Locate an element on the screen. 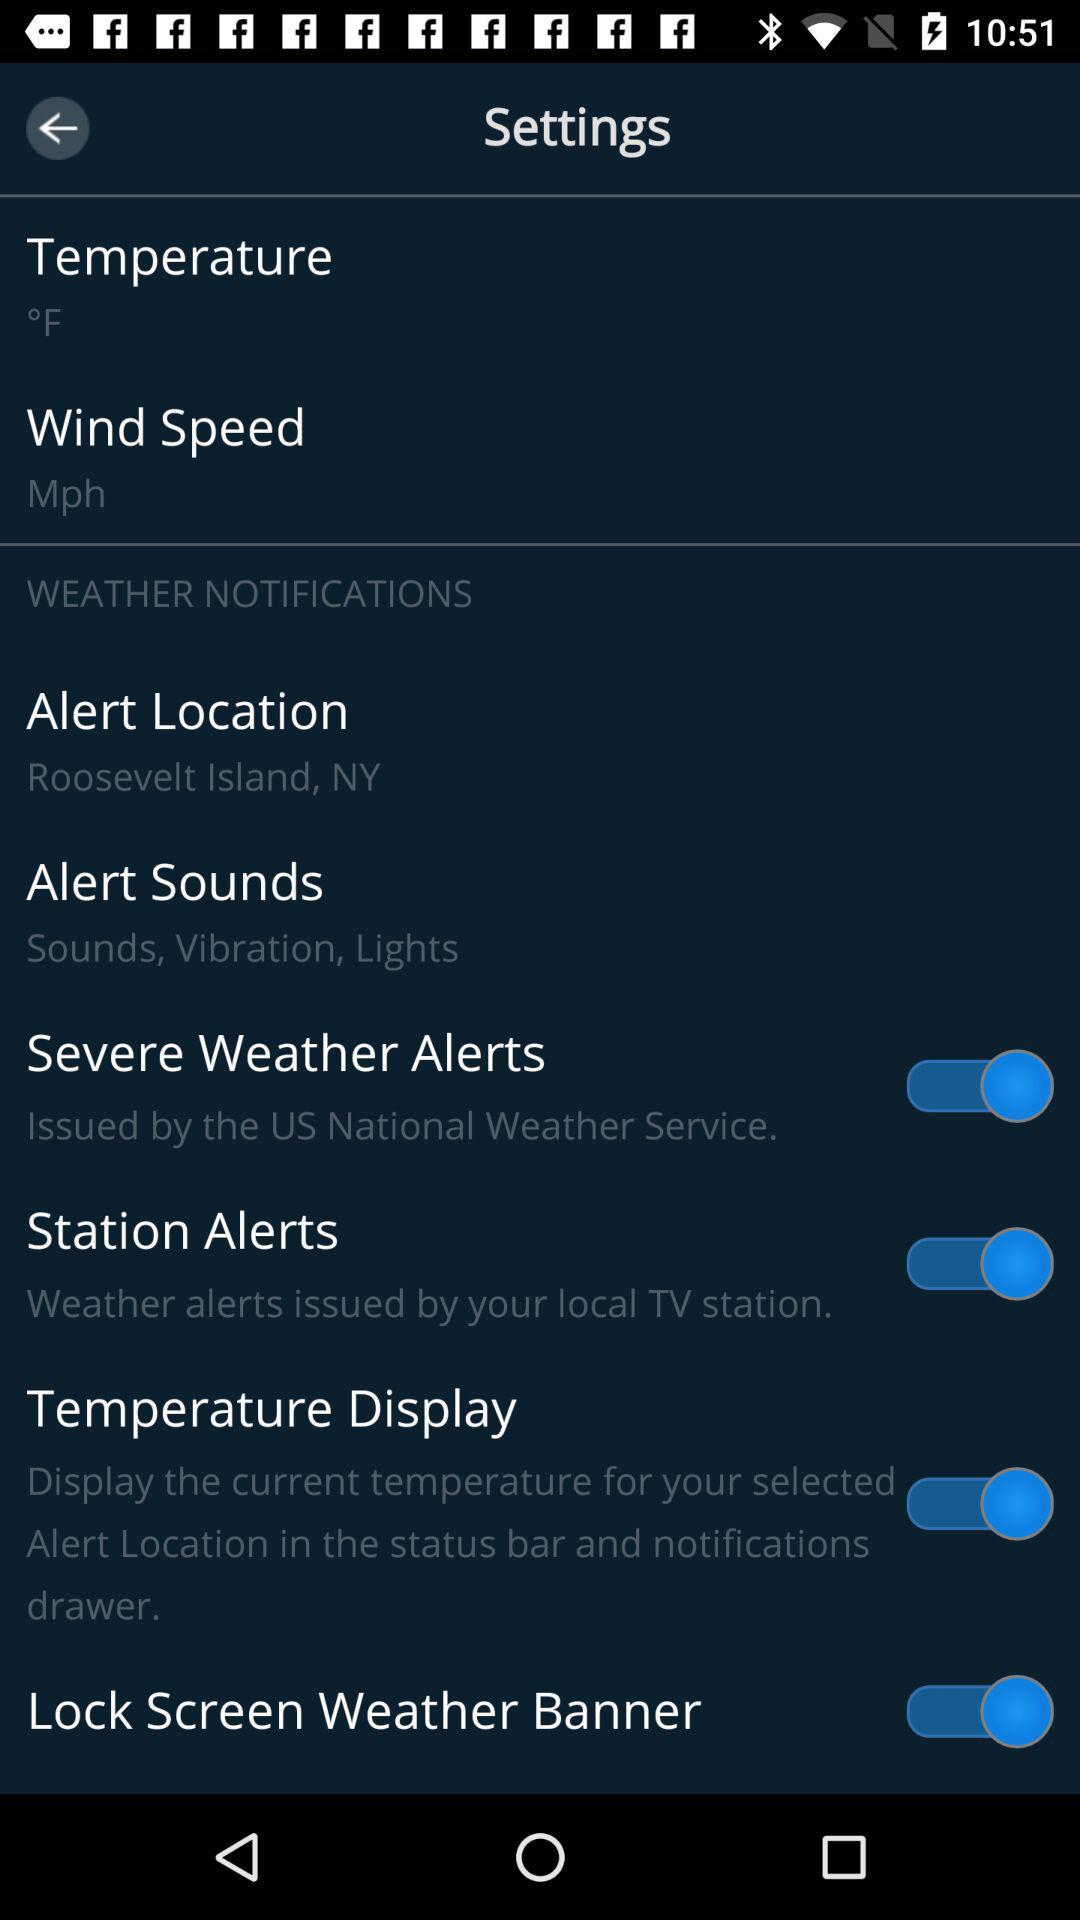 Image resolution: width=1080 pixels, height=1920 pixels. the arrow_backward icon is located at coordinates (56, 127).